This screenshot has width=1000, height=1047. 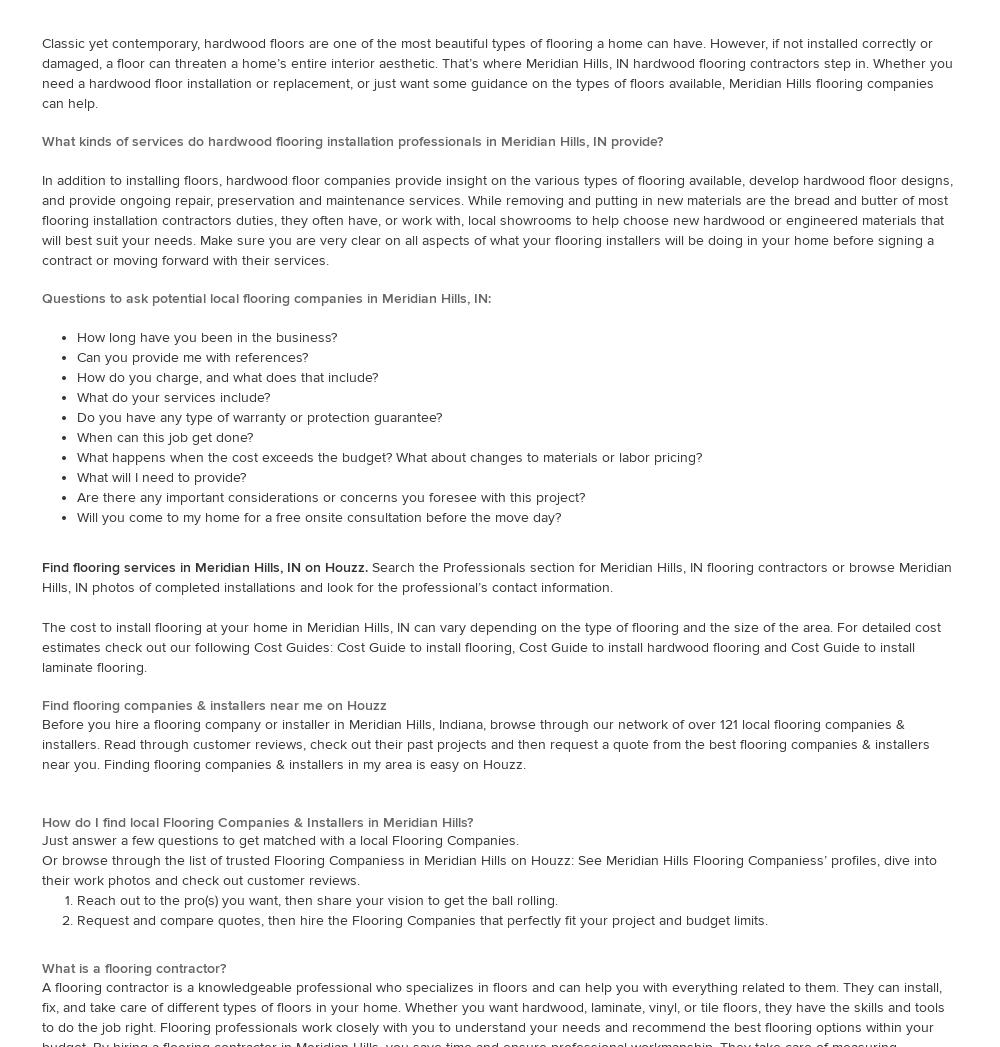 I want to click on 'What is a flooring contractor?', so click(x=42, y=967).